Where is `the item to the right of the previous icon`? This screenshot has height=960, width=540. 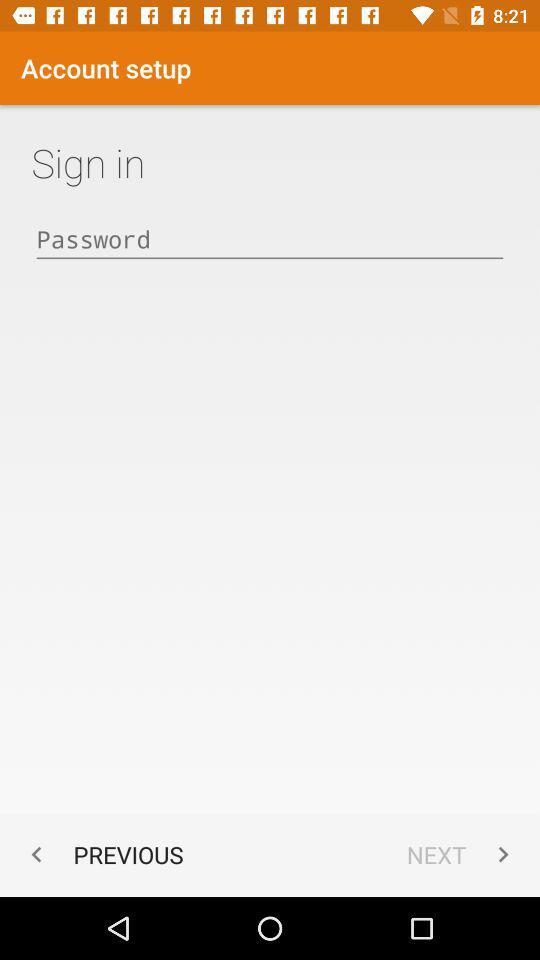
the item to the right of the previous icon is located at coordinates (462, 853).